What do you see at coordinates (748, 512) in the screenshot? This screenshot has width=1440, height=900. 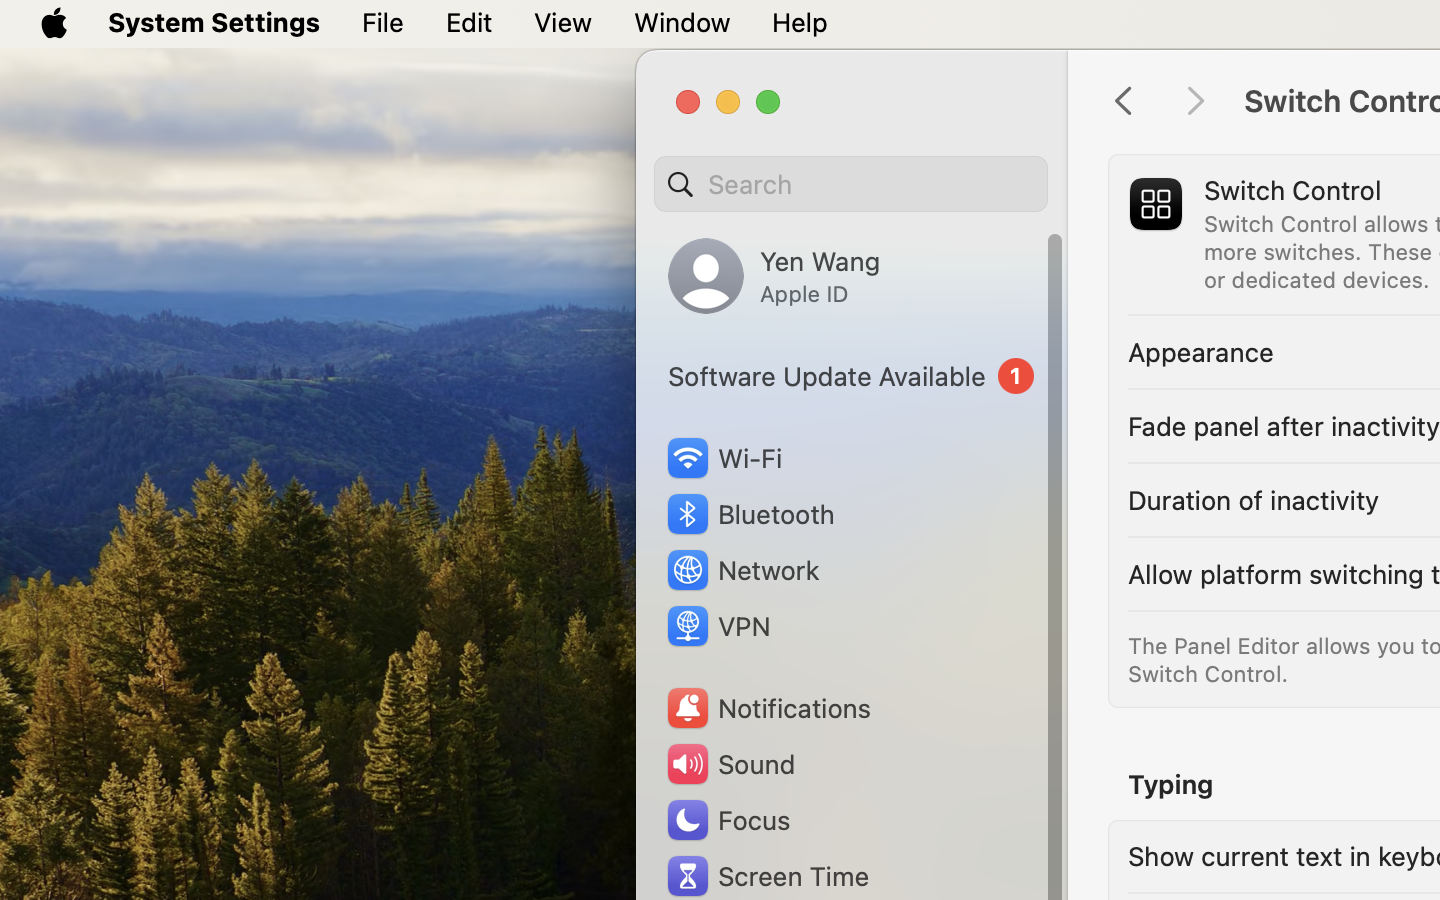 I see `'Bluetooth'` at bounding box center [748, 512].